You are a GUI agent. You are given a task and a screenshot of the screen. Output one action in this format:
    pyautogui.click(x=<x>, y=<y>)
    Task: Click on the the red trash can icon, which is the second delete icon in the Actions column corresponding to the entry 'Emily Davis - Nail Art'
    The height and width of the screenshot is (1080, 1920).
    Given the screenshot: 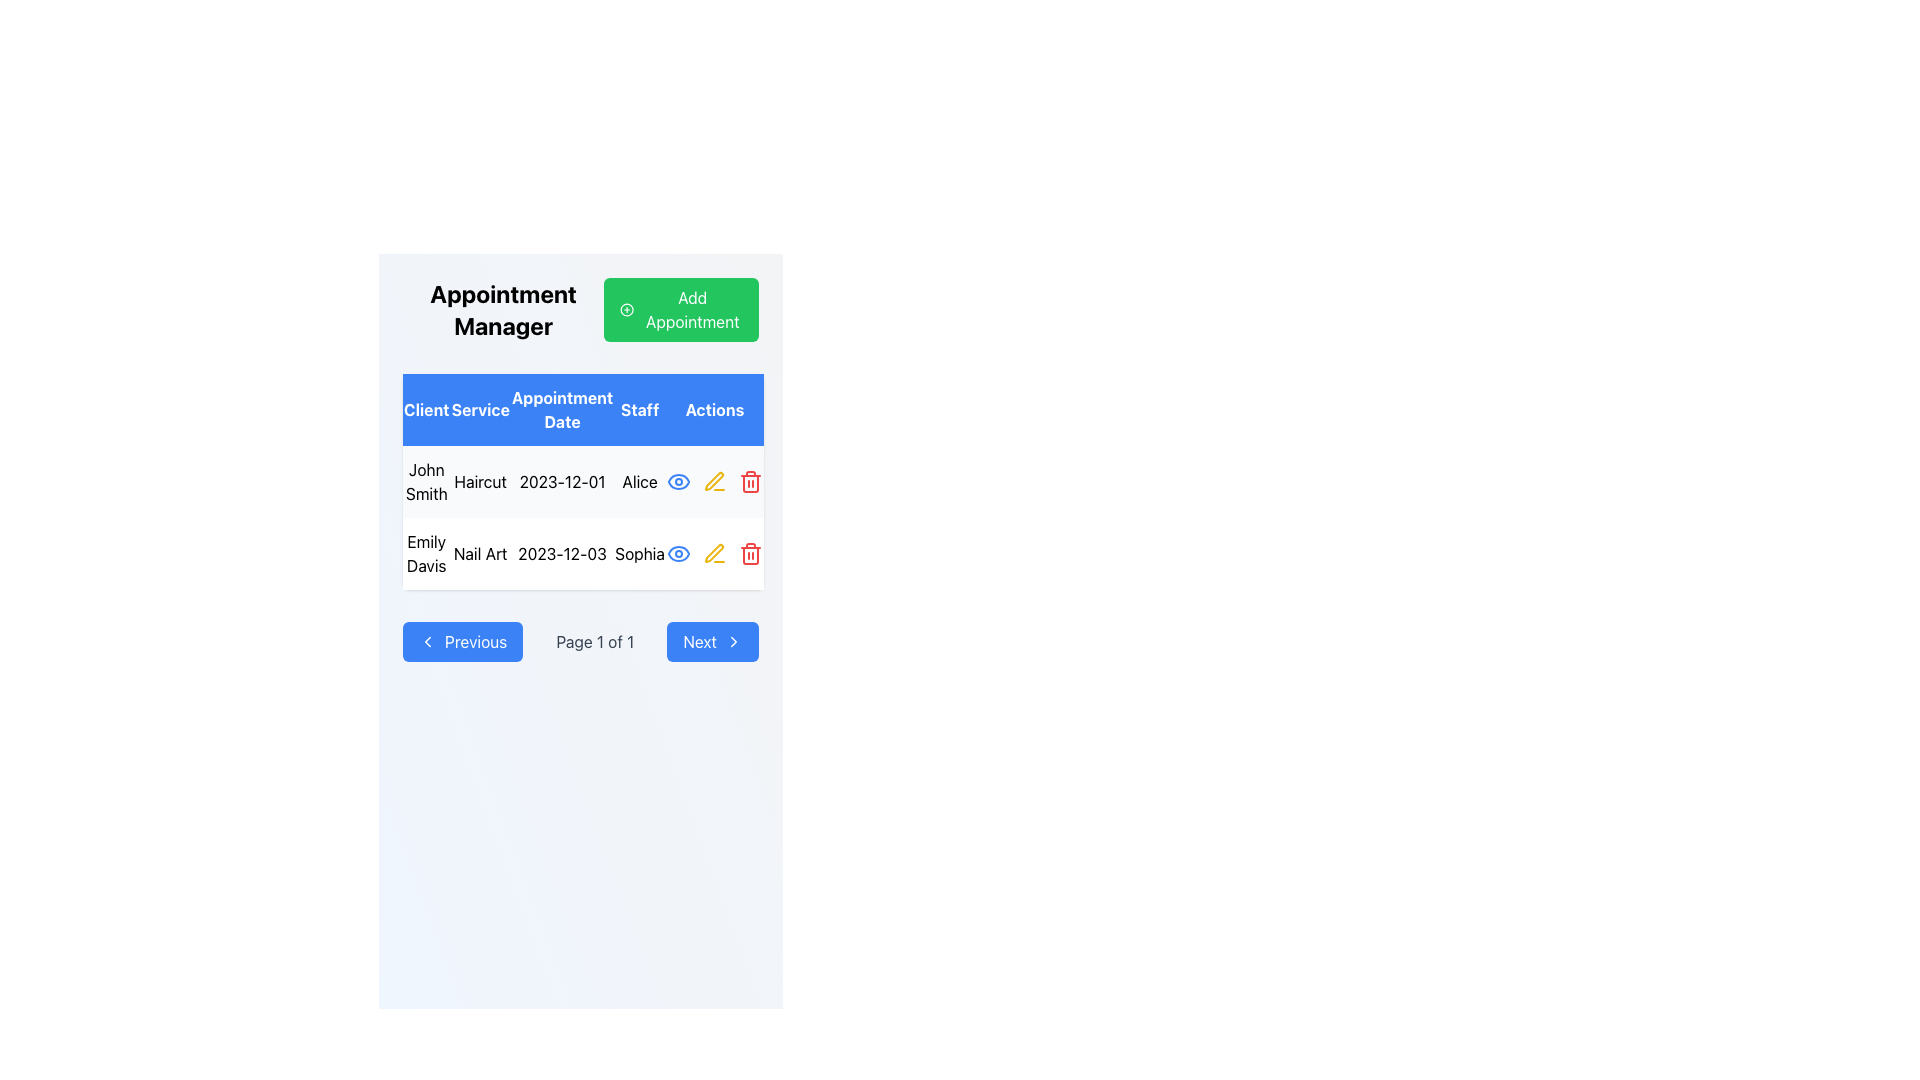 What is the action you would take?
    pyautogui.click(x=749, y=555)
    